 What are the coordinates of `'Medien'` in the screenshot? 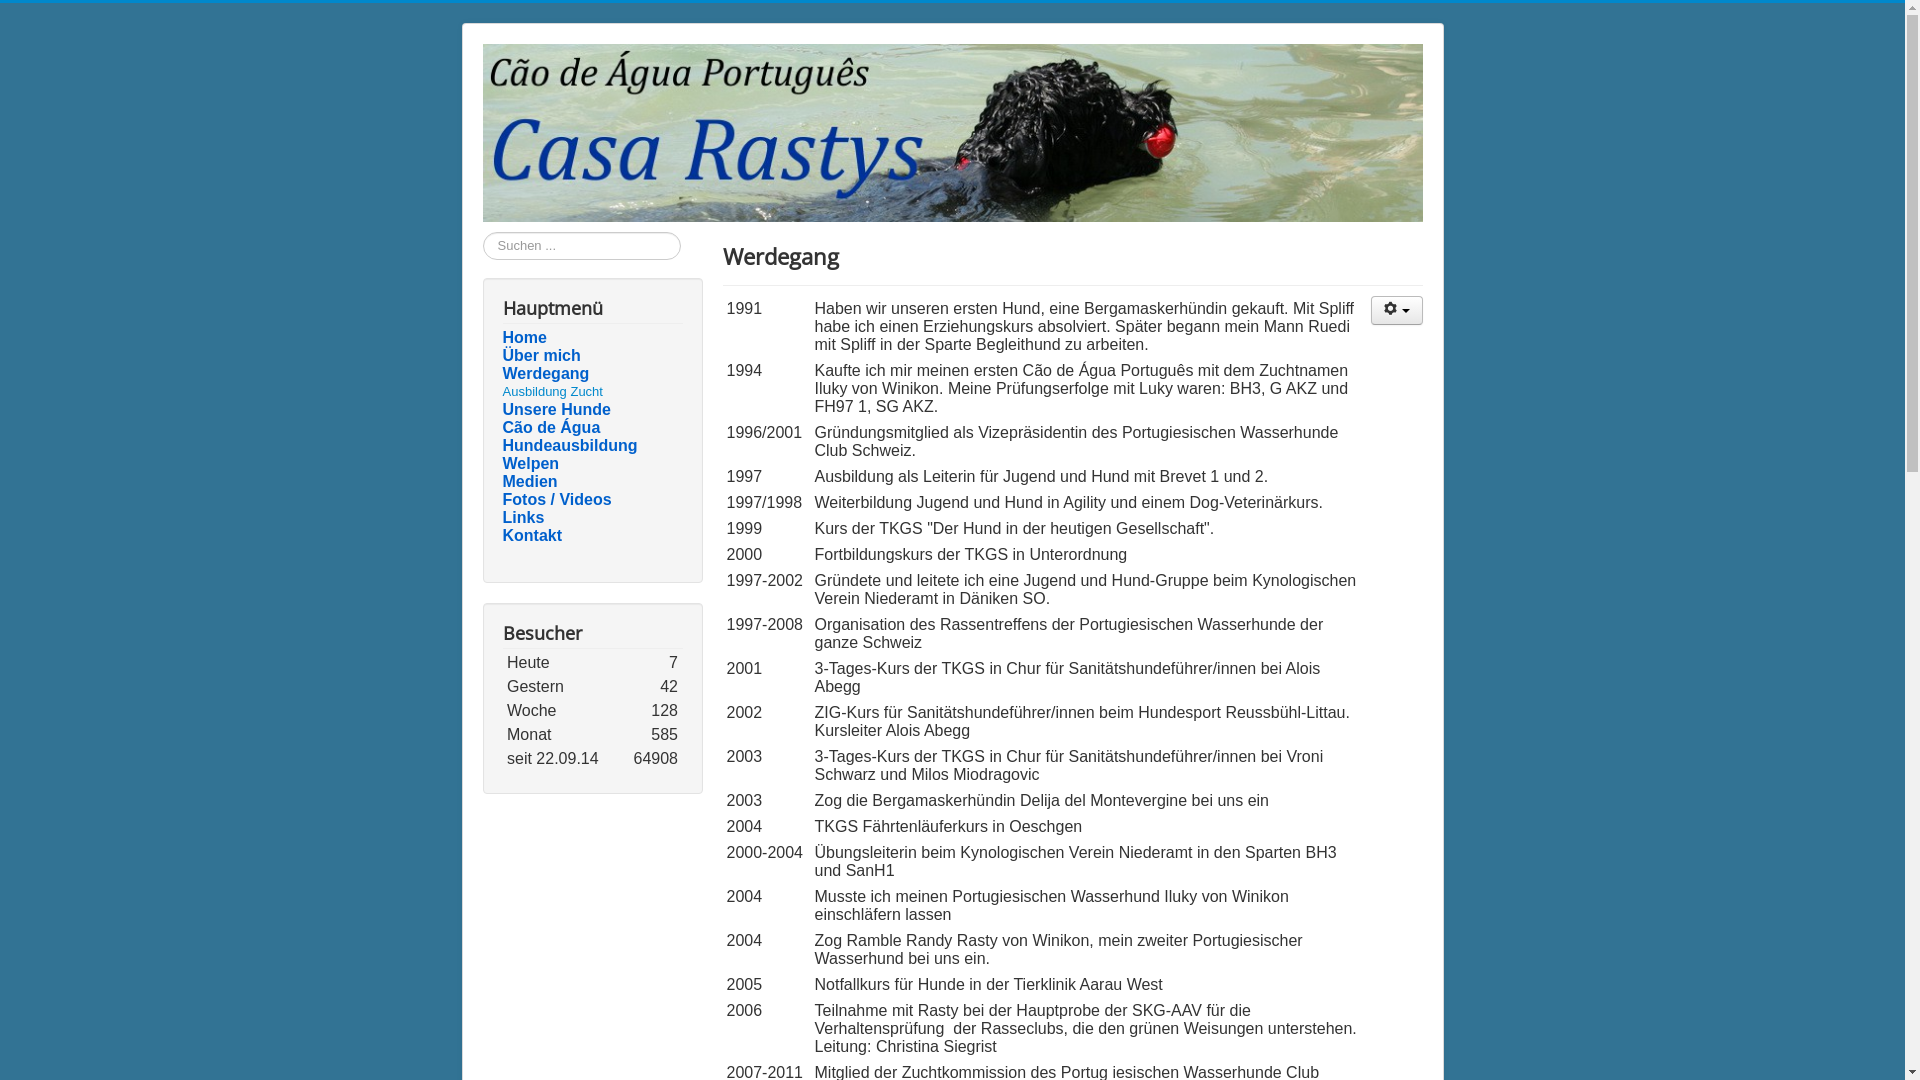 It's located at (590, 482).